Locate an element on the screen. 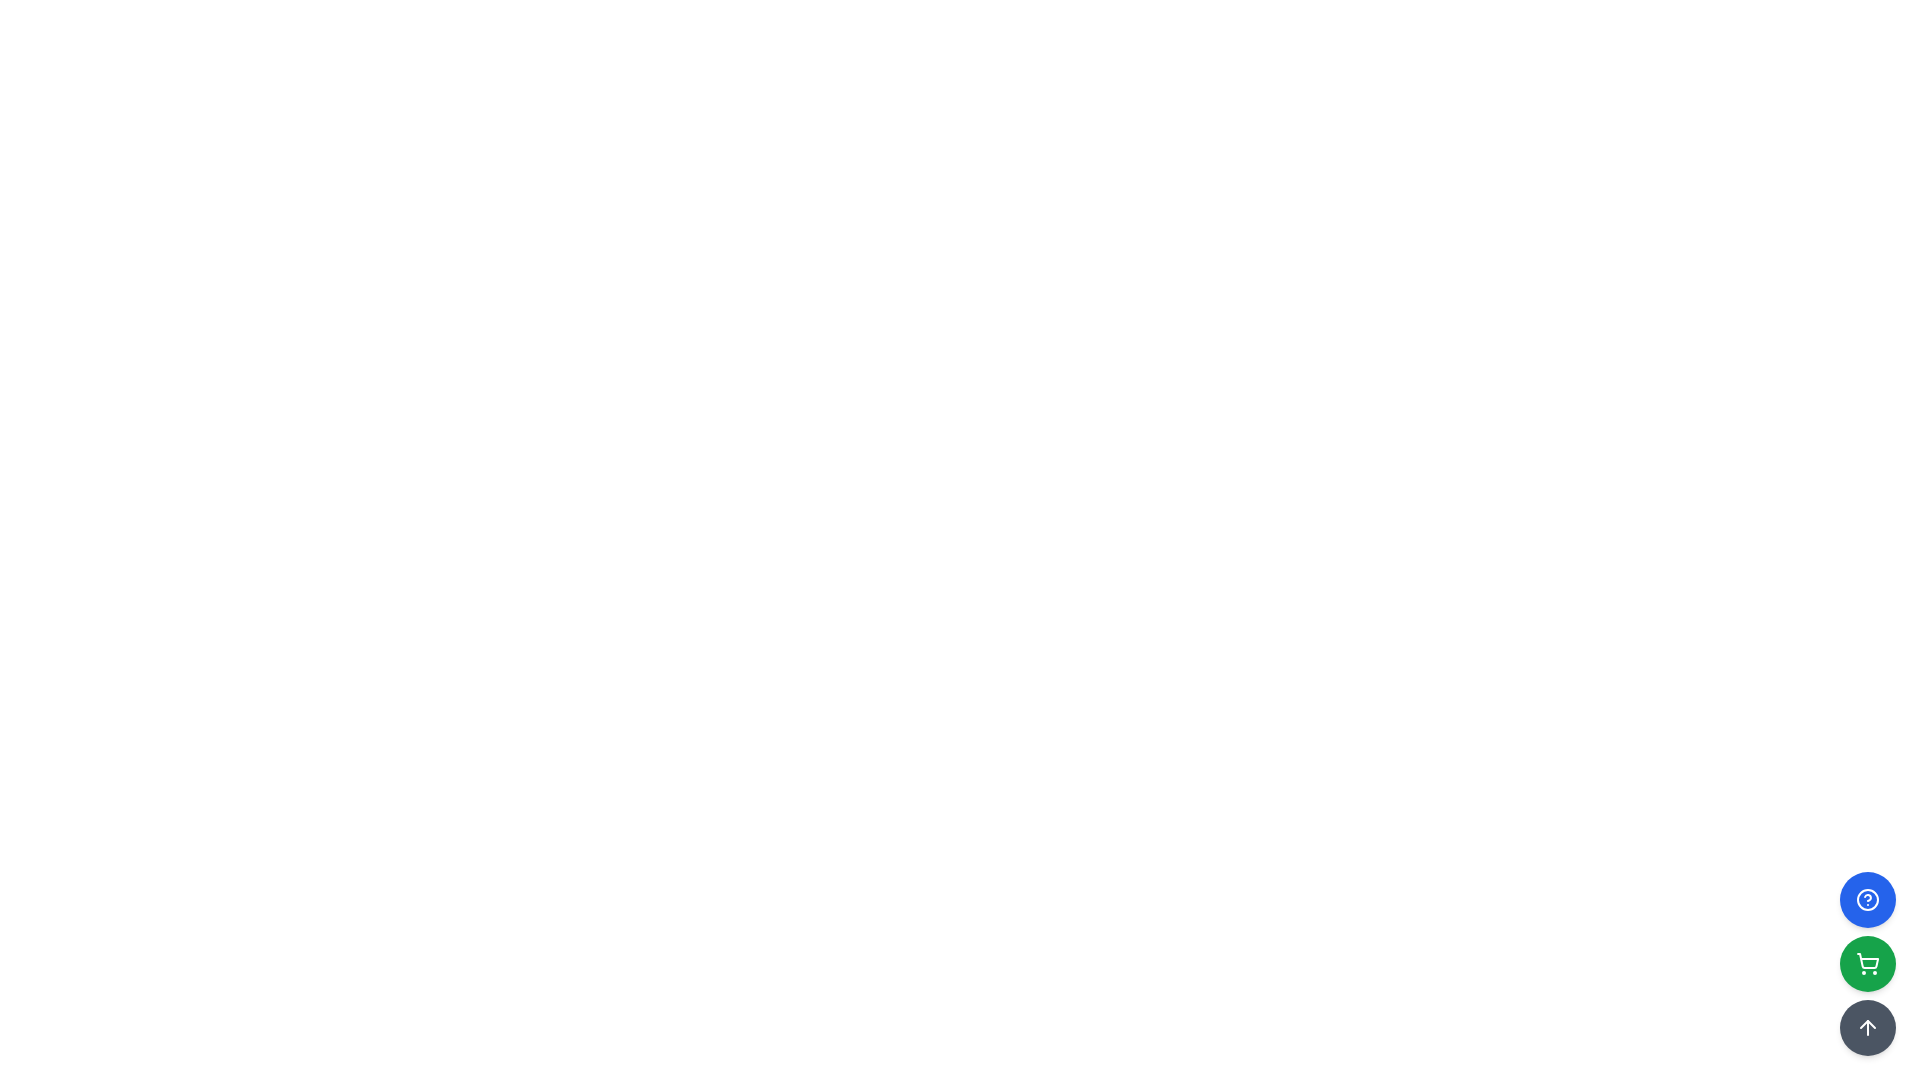  the green circular button with a shopping cart icon located in the bottom-right corner of the interface is located at coordinates (1866, 963).